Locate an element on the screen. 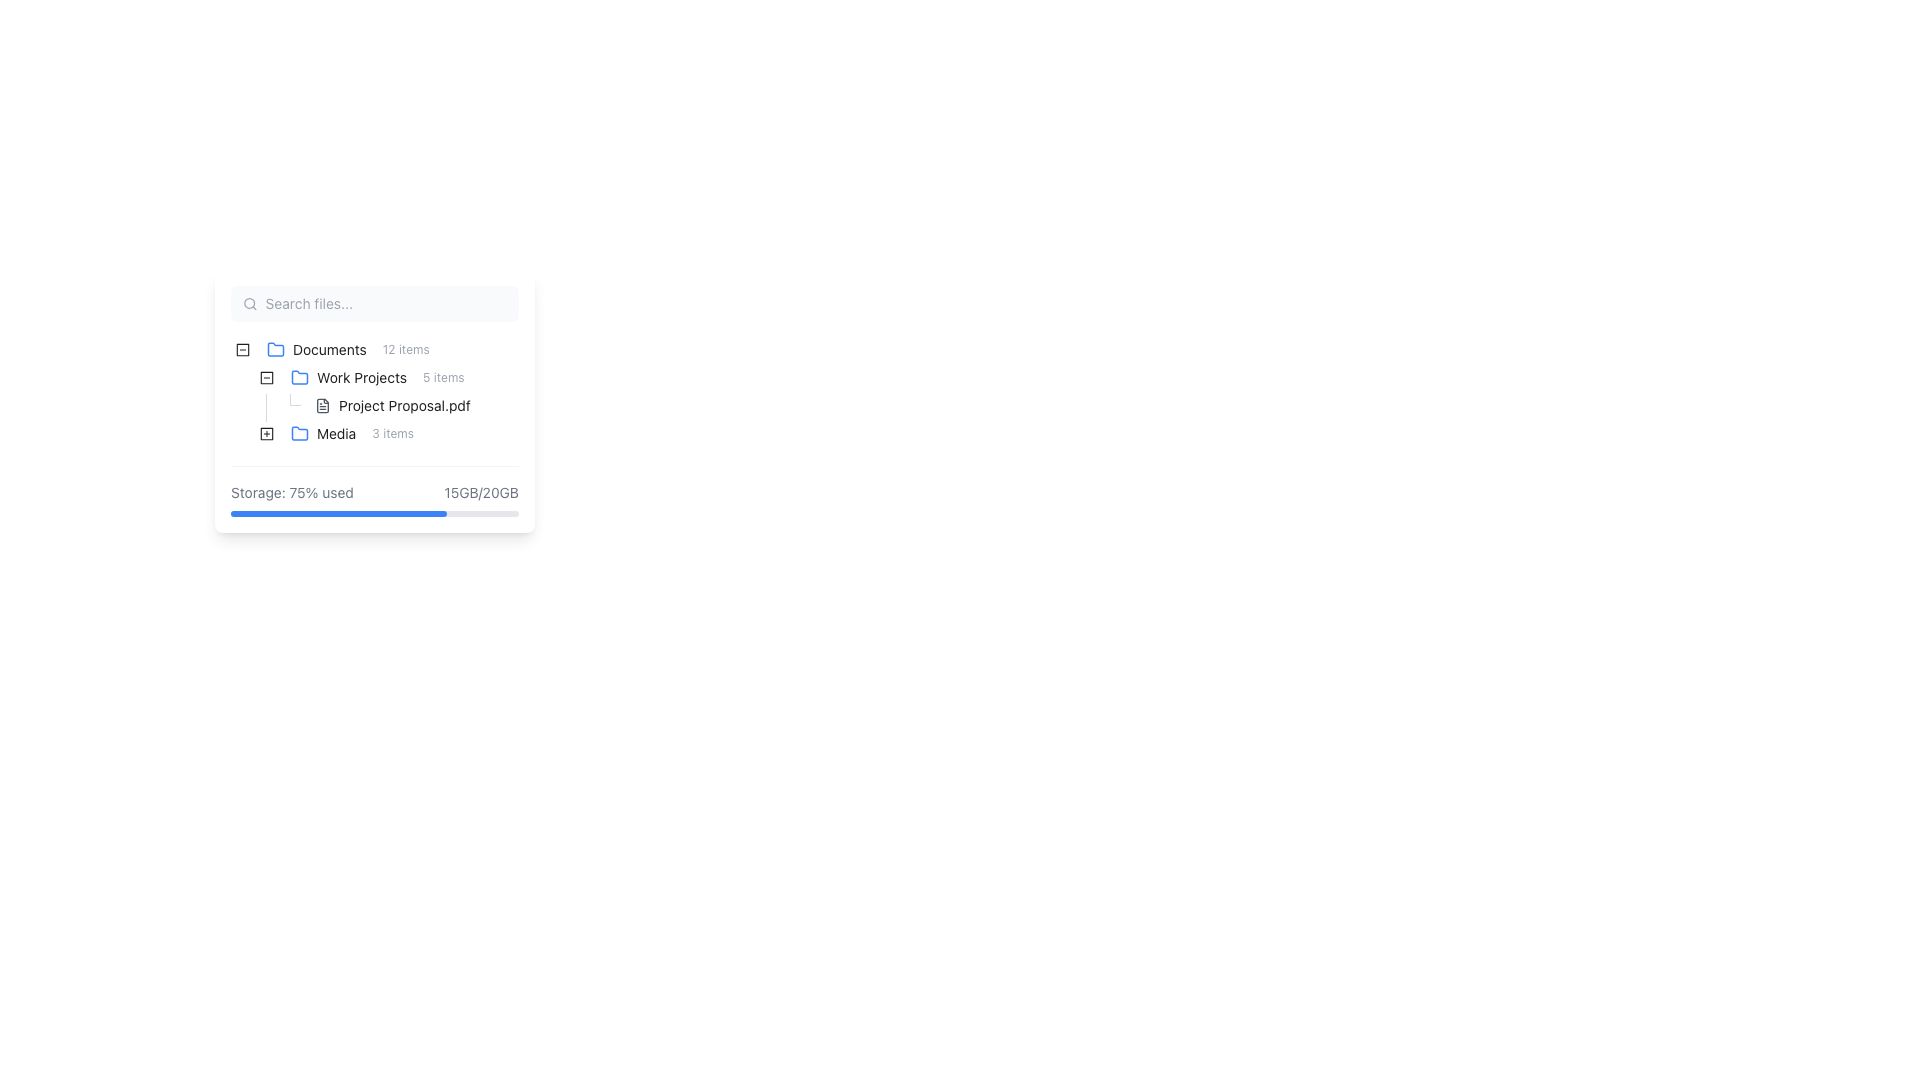  the label displaying '12 items', which is styled in a small gray font and positioned to the right of the 'Documents' text is located at coordinates (405, 349).